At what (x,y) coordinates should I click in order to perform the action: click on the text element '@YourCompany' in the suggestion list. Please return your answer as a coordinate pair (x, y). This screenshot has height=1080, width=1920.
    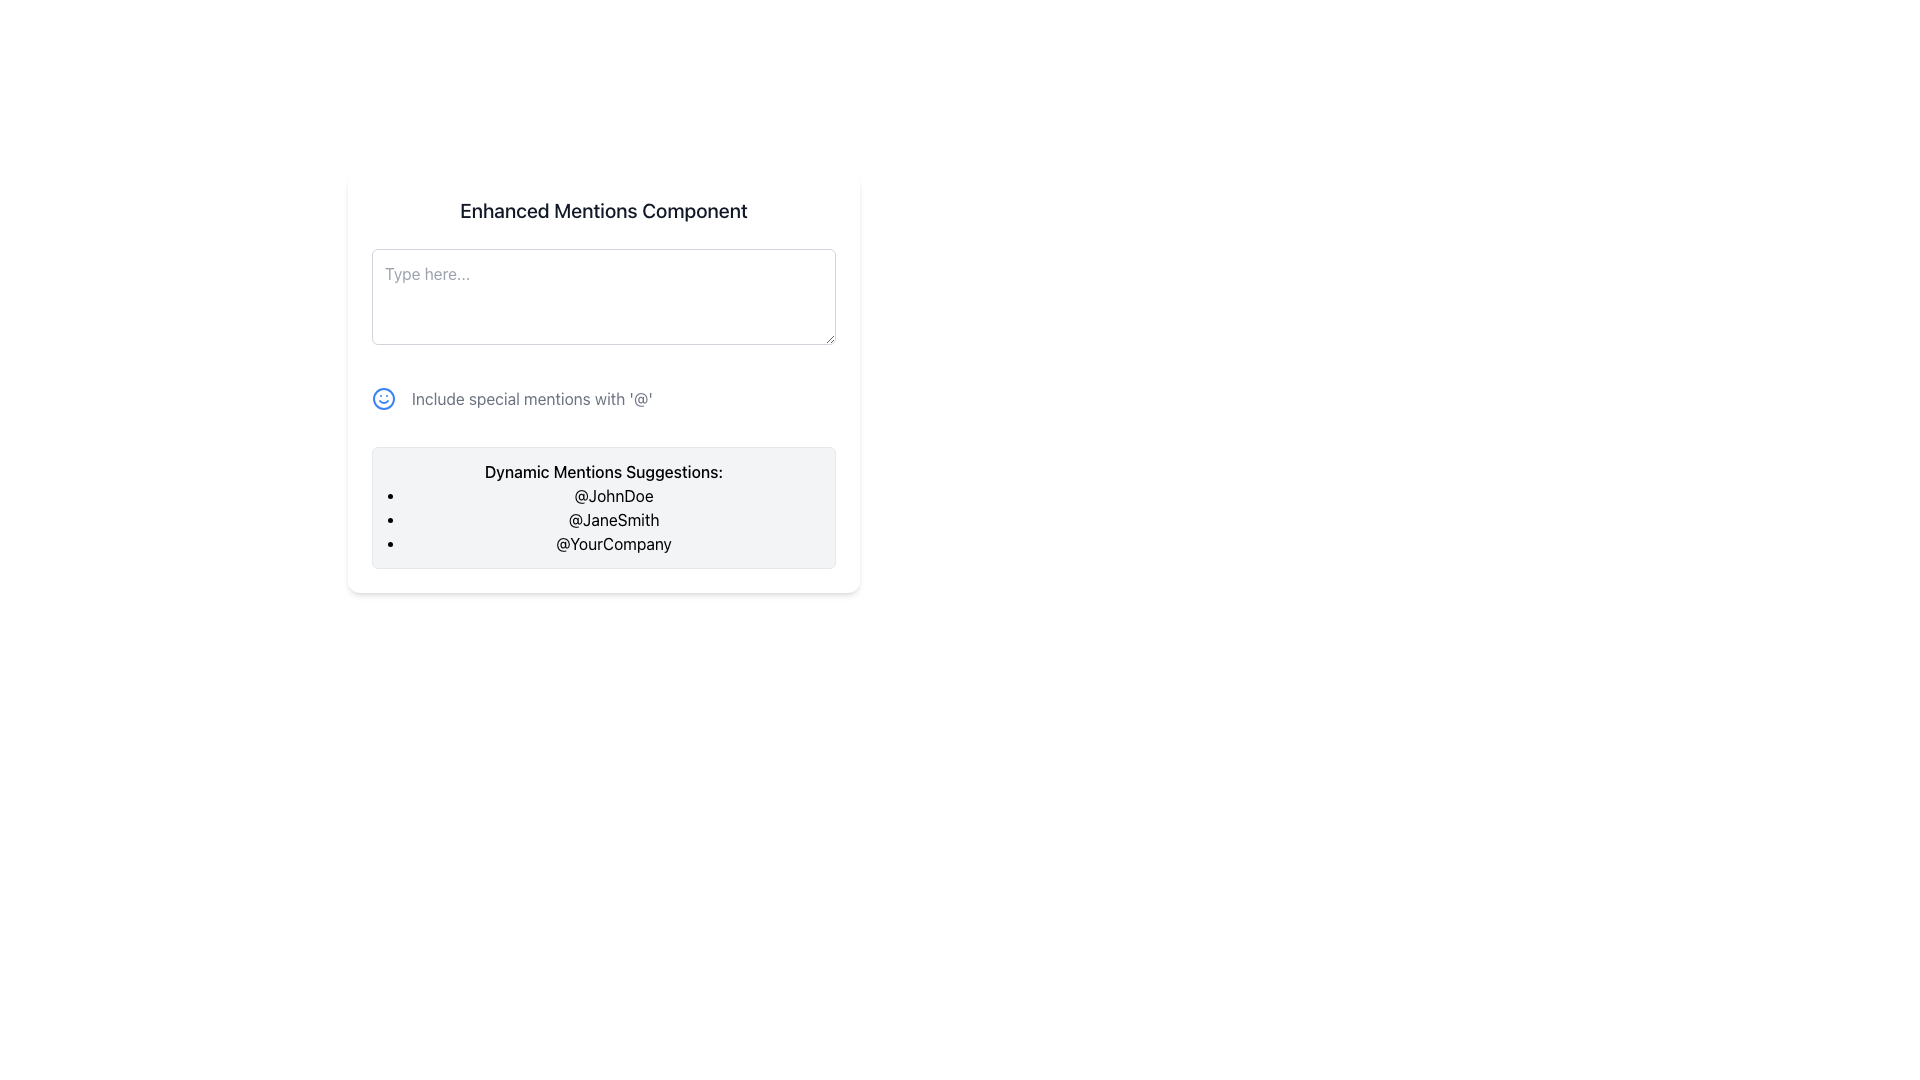
    Looking at the image, I should click on (613, 543).